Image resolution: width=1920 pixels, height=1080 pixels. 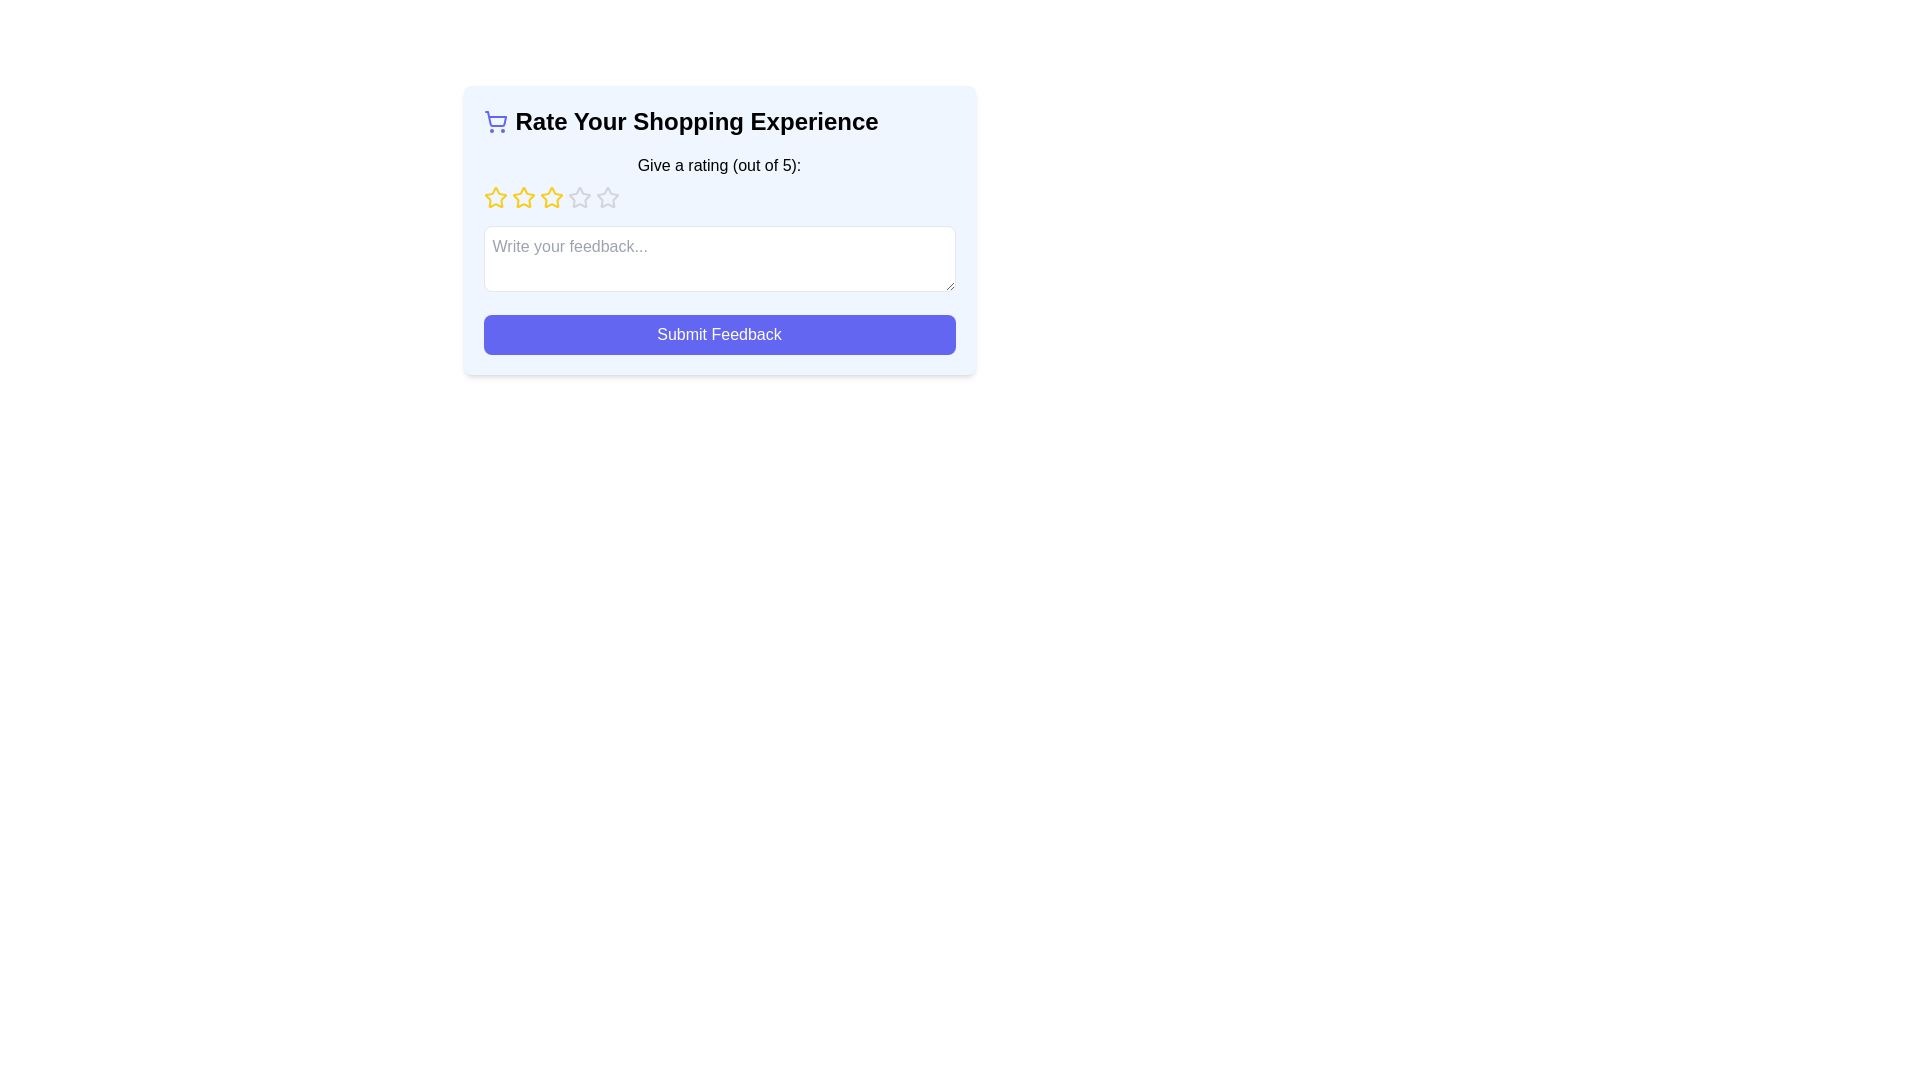 I want to click on the first star rating button, so click(x=495, y=197).